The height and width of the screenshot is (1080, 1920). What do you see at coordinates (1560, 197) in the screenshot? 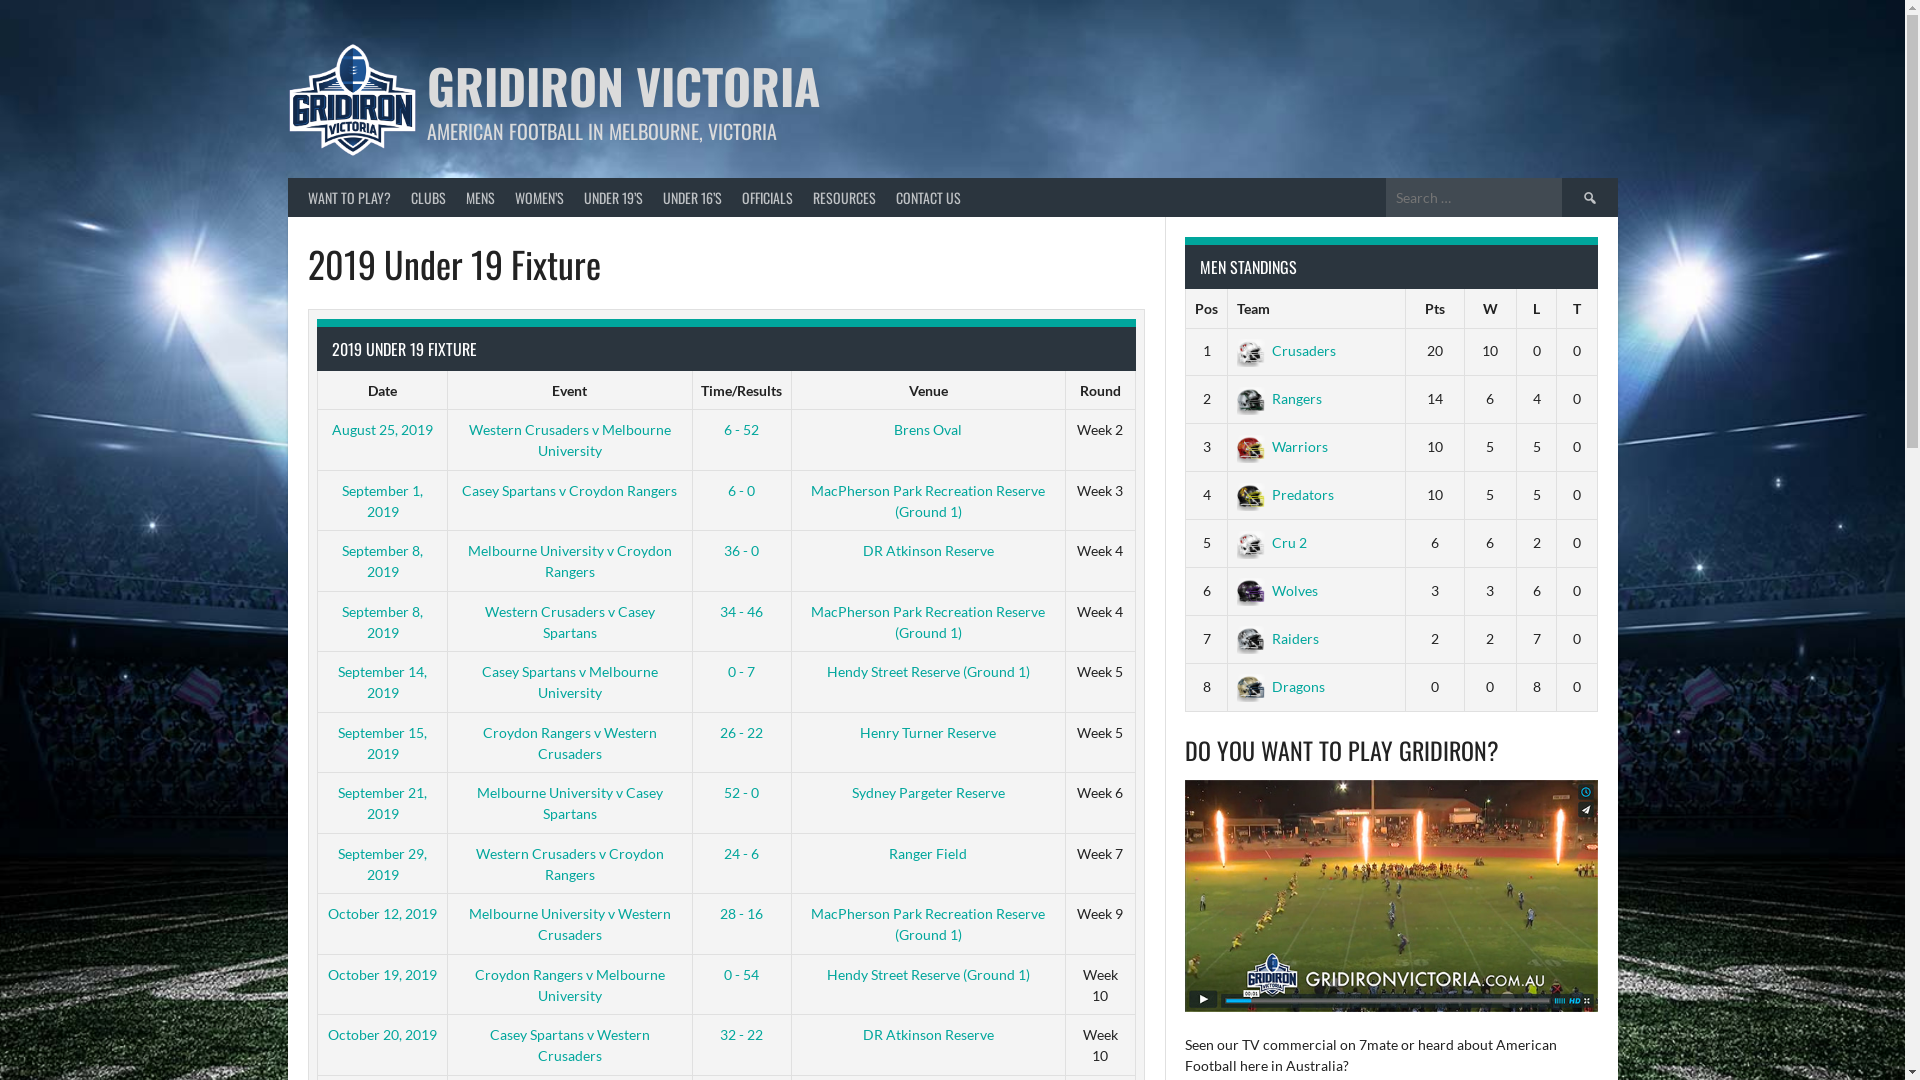
I see `'Search'` at bounding box center [1560, 197].